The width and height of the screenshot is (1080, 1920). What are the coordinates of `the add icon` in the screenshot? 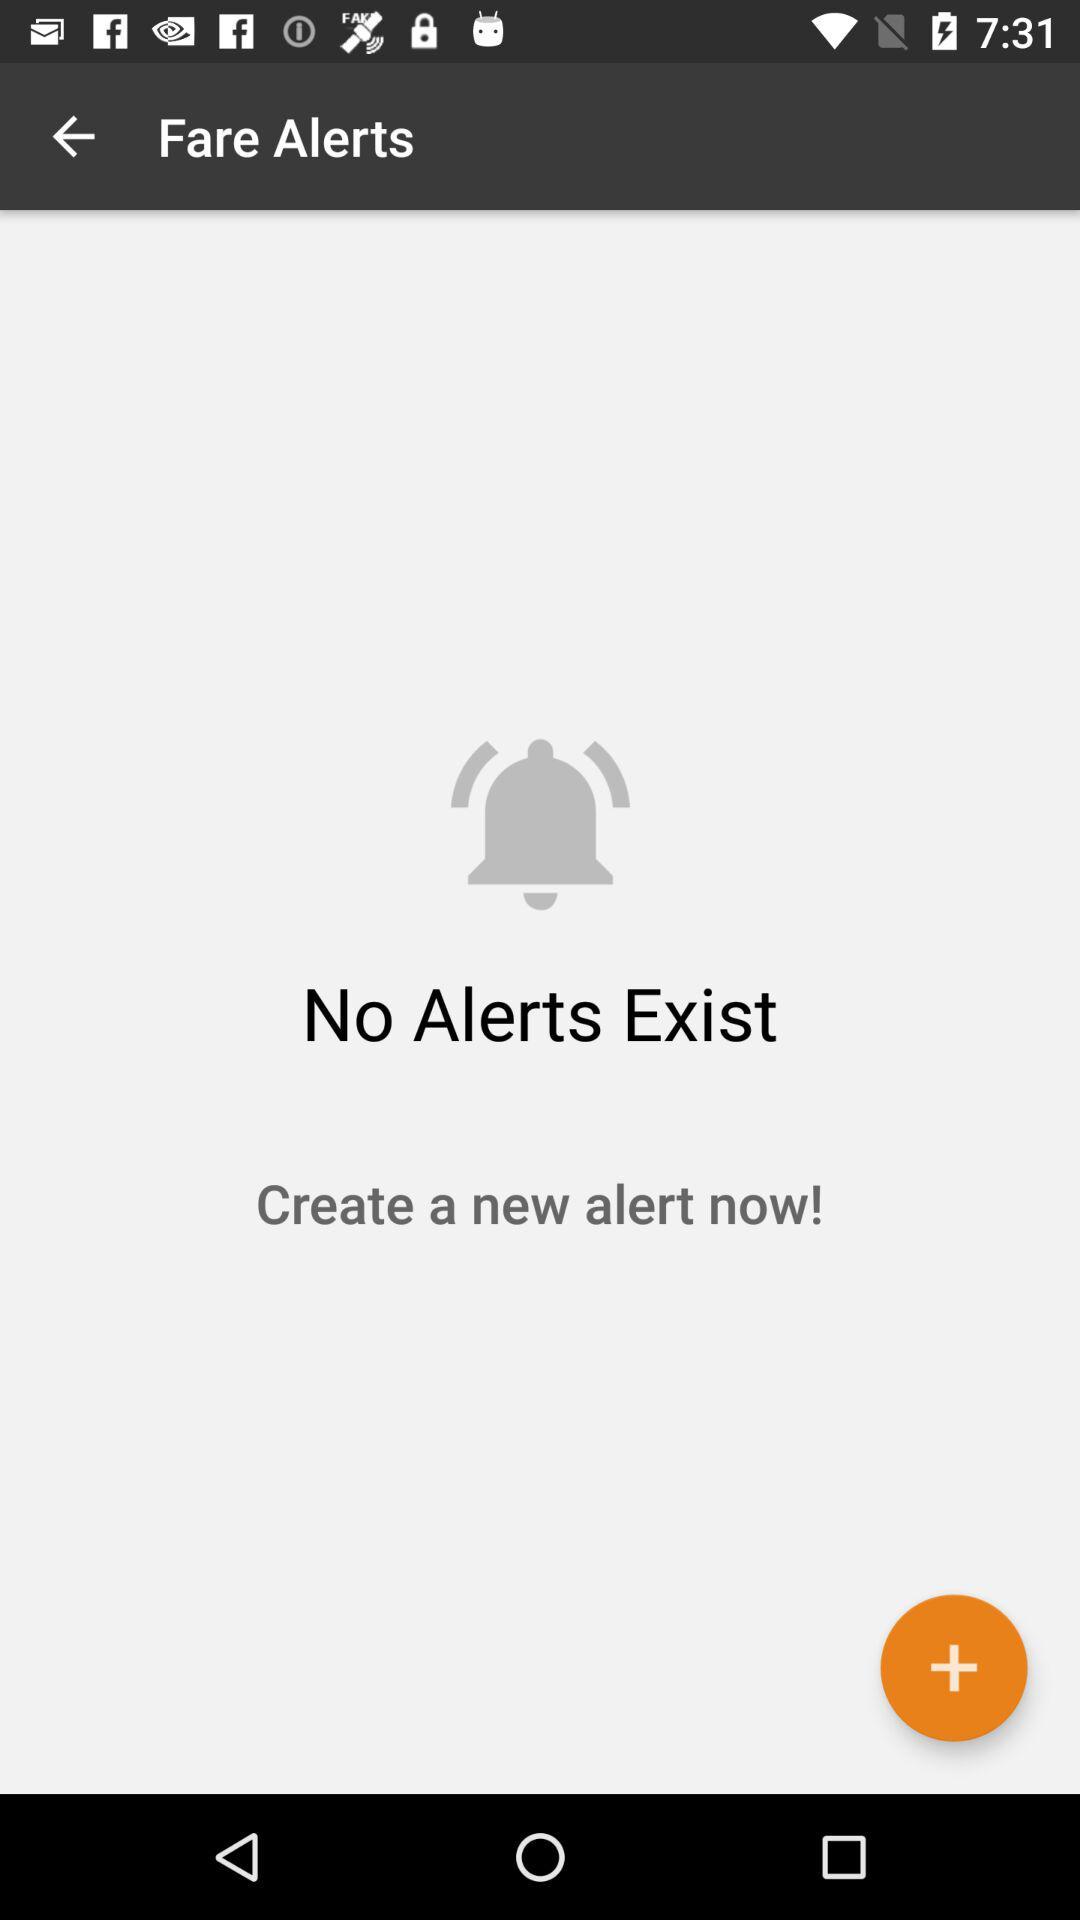 It's located at (952, 1667).